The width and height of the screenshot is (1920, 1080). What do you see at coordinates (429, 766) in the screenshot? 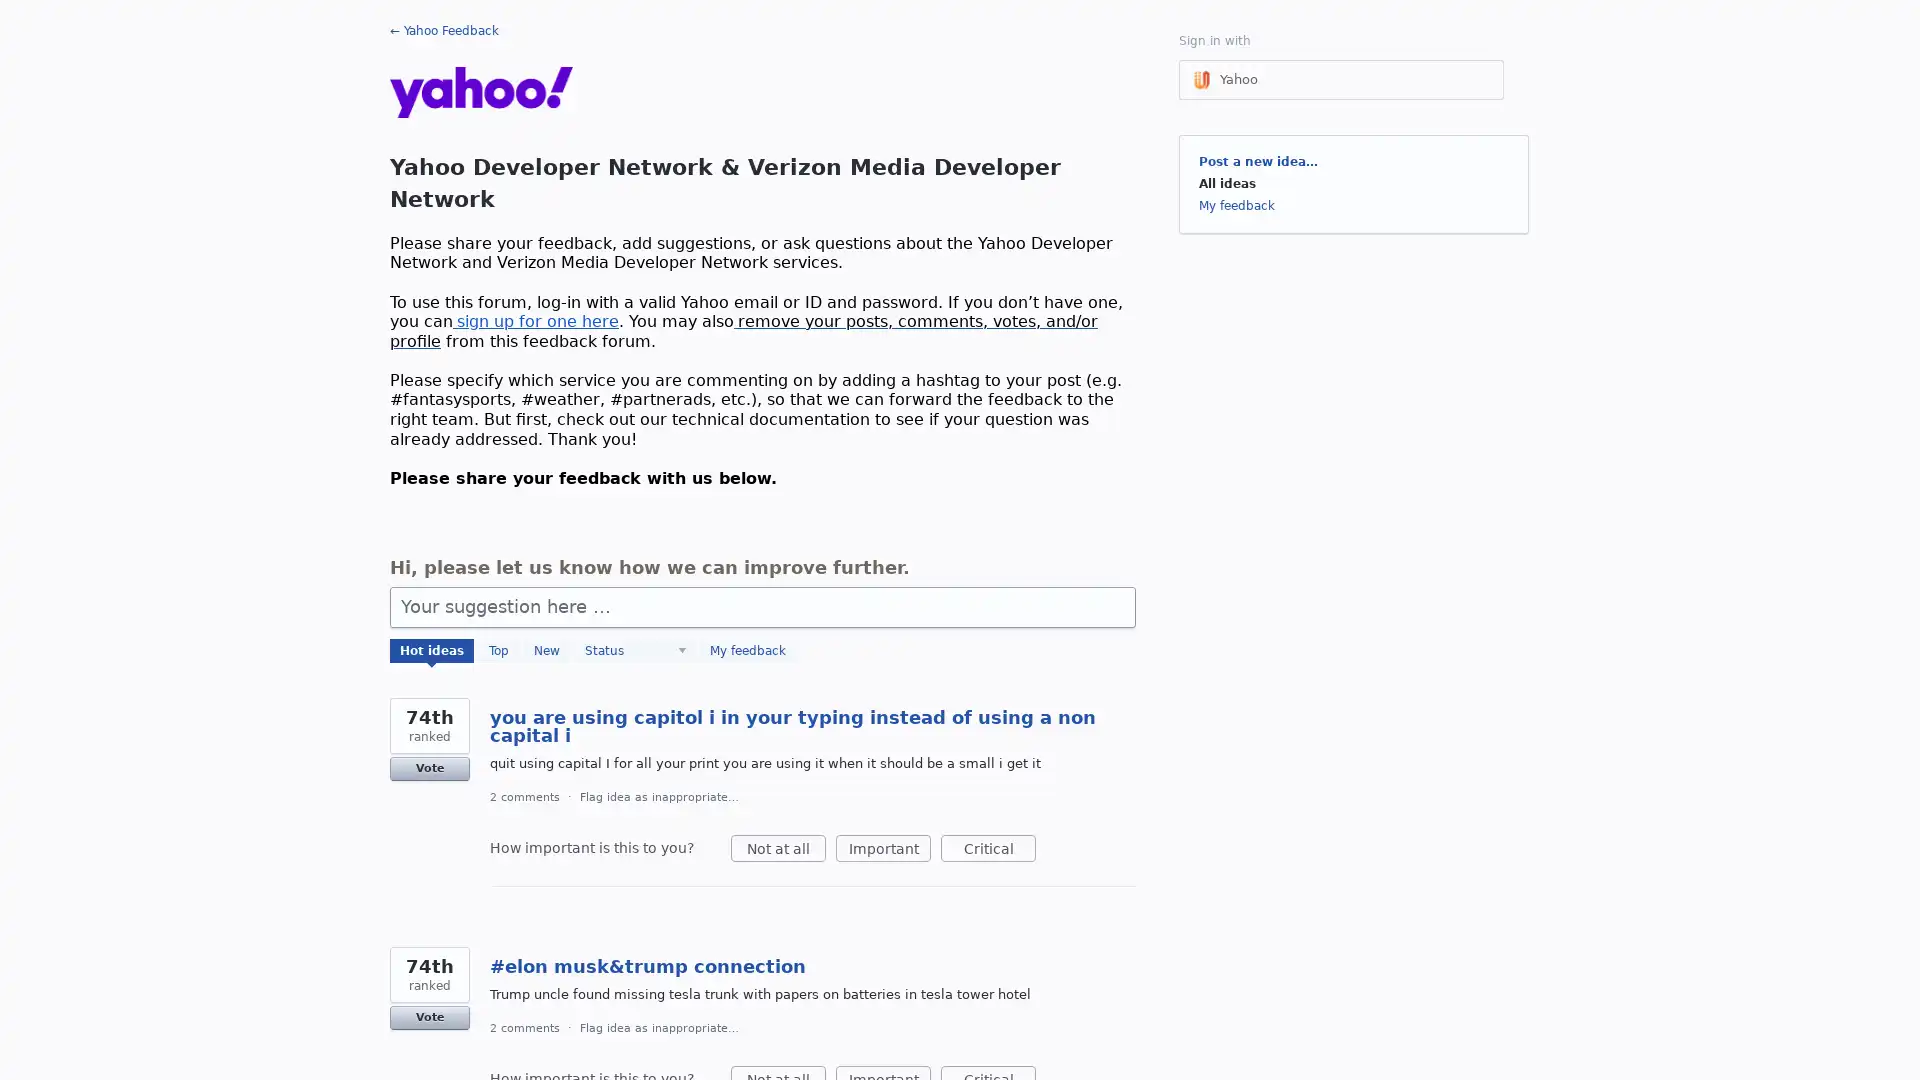
I see `Vote` at bounding box center [429, 766].